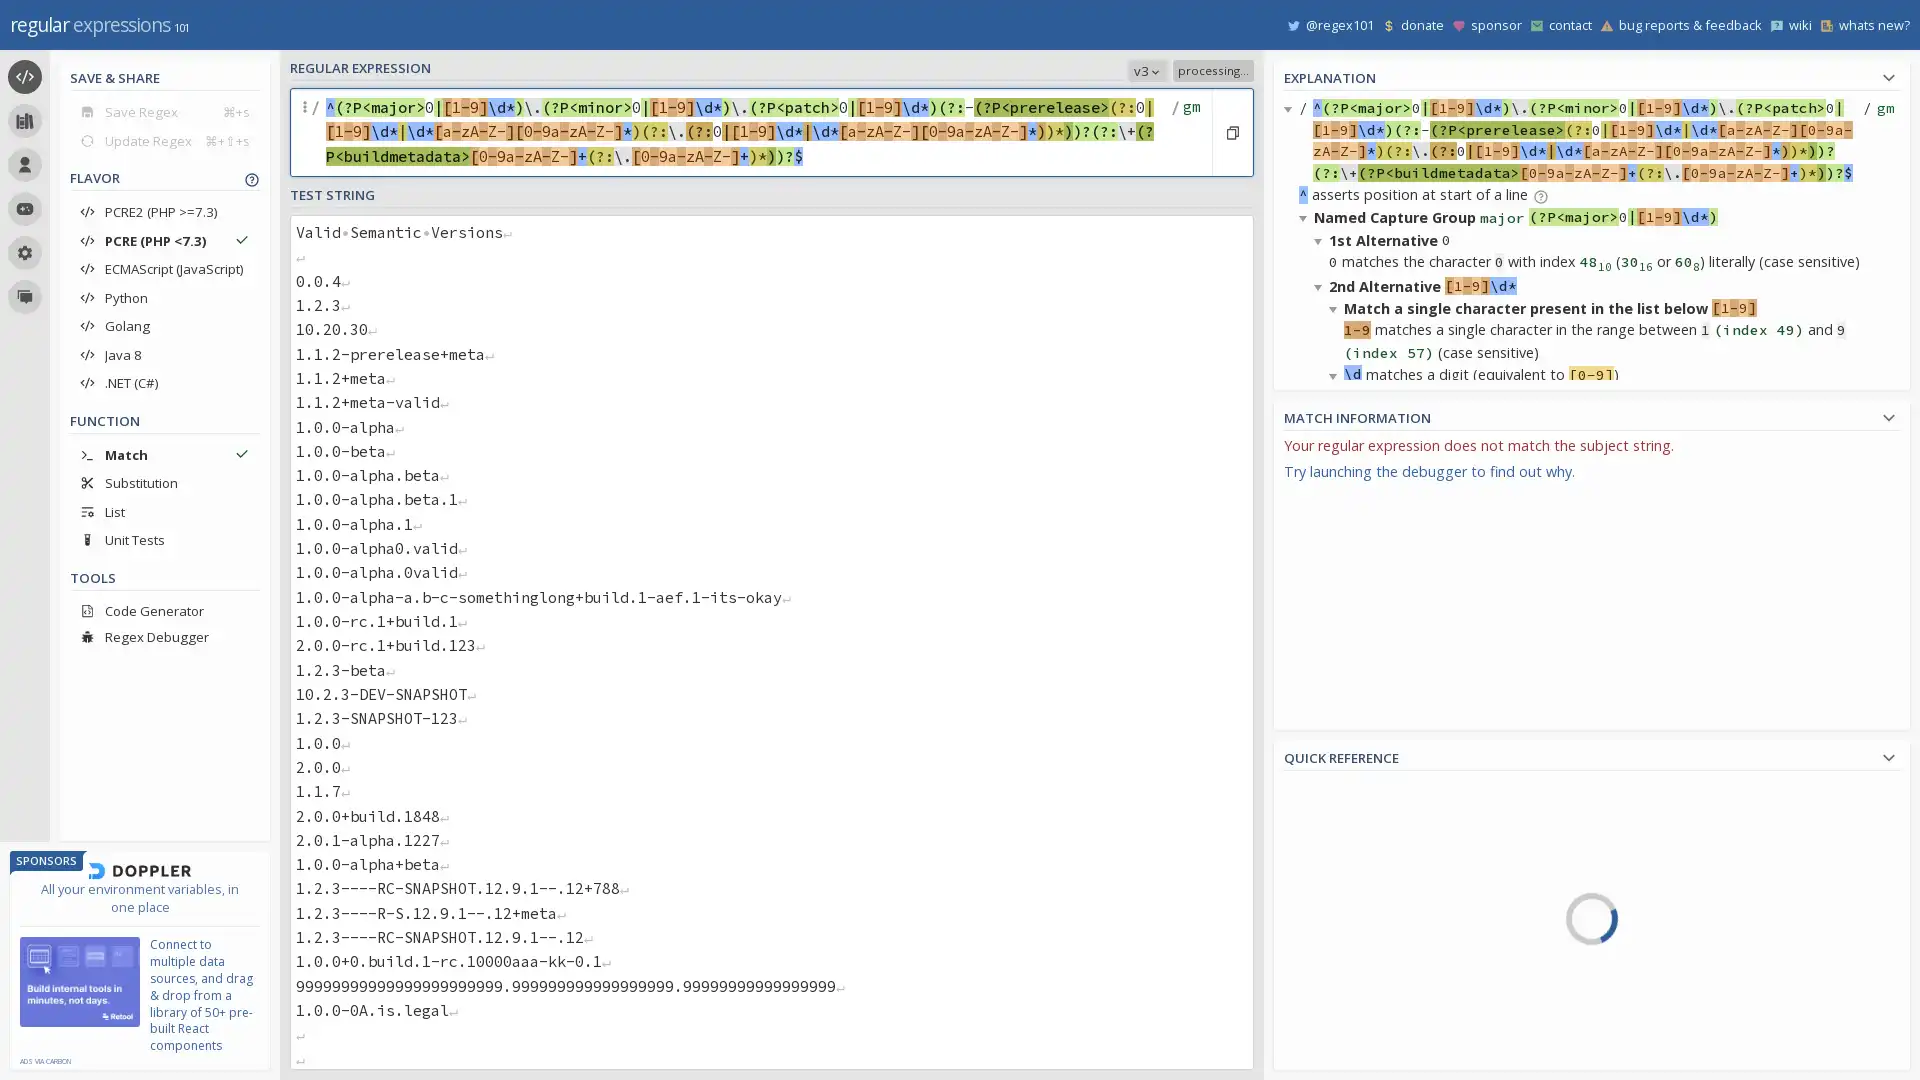 The height and width of the screenshot is (1080, 1920). Describe the element at coordinates (1321, 489) in the screenshot. I see `Collapse Subtree` at that location.